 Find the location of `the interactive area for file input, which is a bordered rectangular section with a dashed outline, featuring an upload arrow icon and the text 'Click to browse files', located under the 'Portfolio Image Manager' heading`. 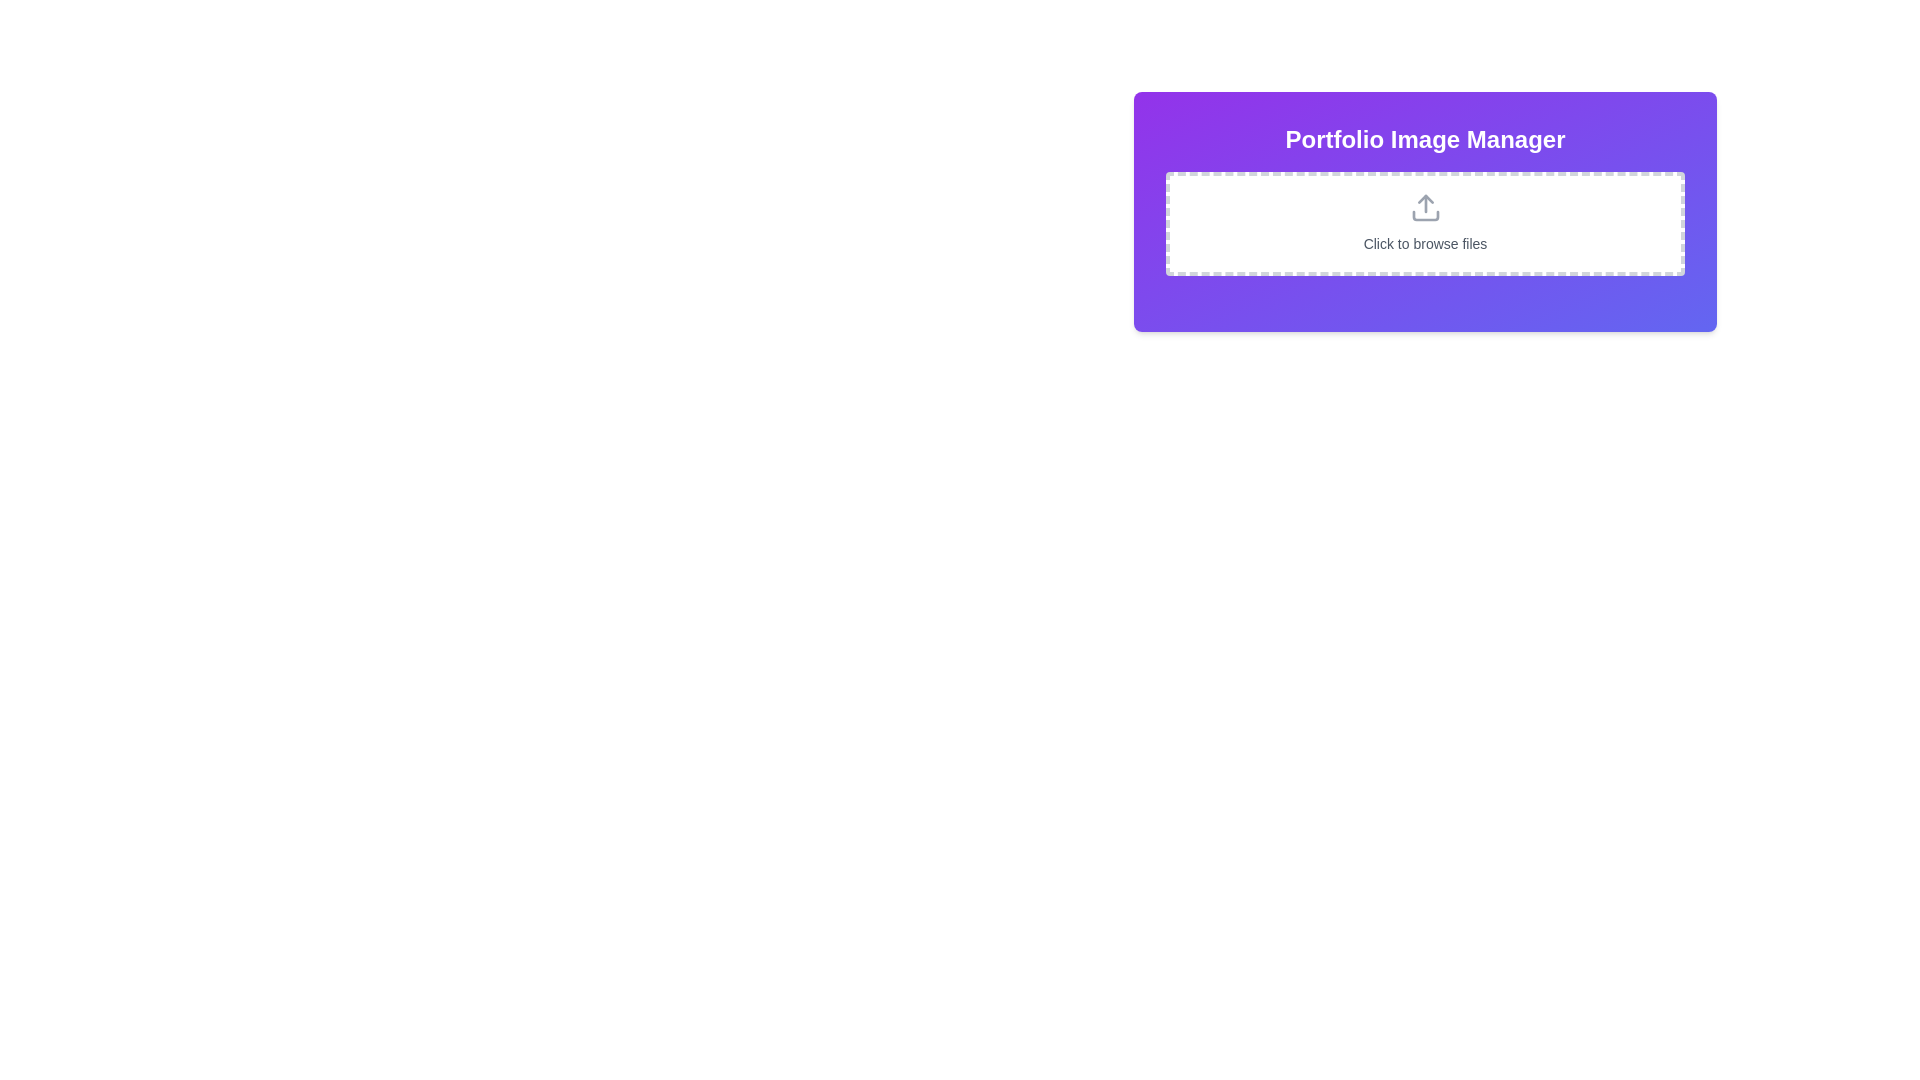

the interactive area for file input, which is a bordered rectangular section with a dashed outline, featuring an upload arrow icon and the text 'Click to browse files', located under the 'Portfolio Image Manager' heading is located at coordinates (1424, 223).